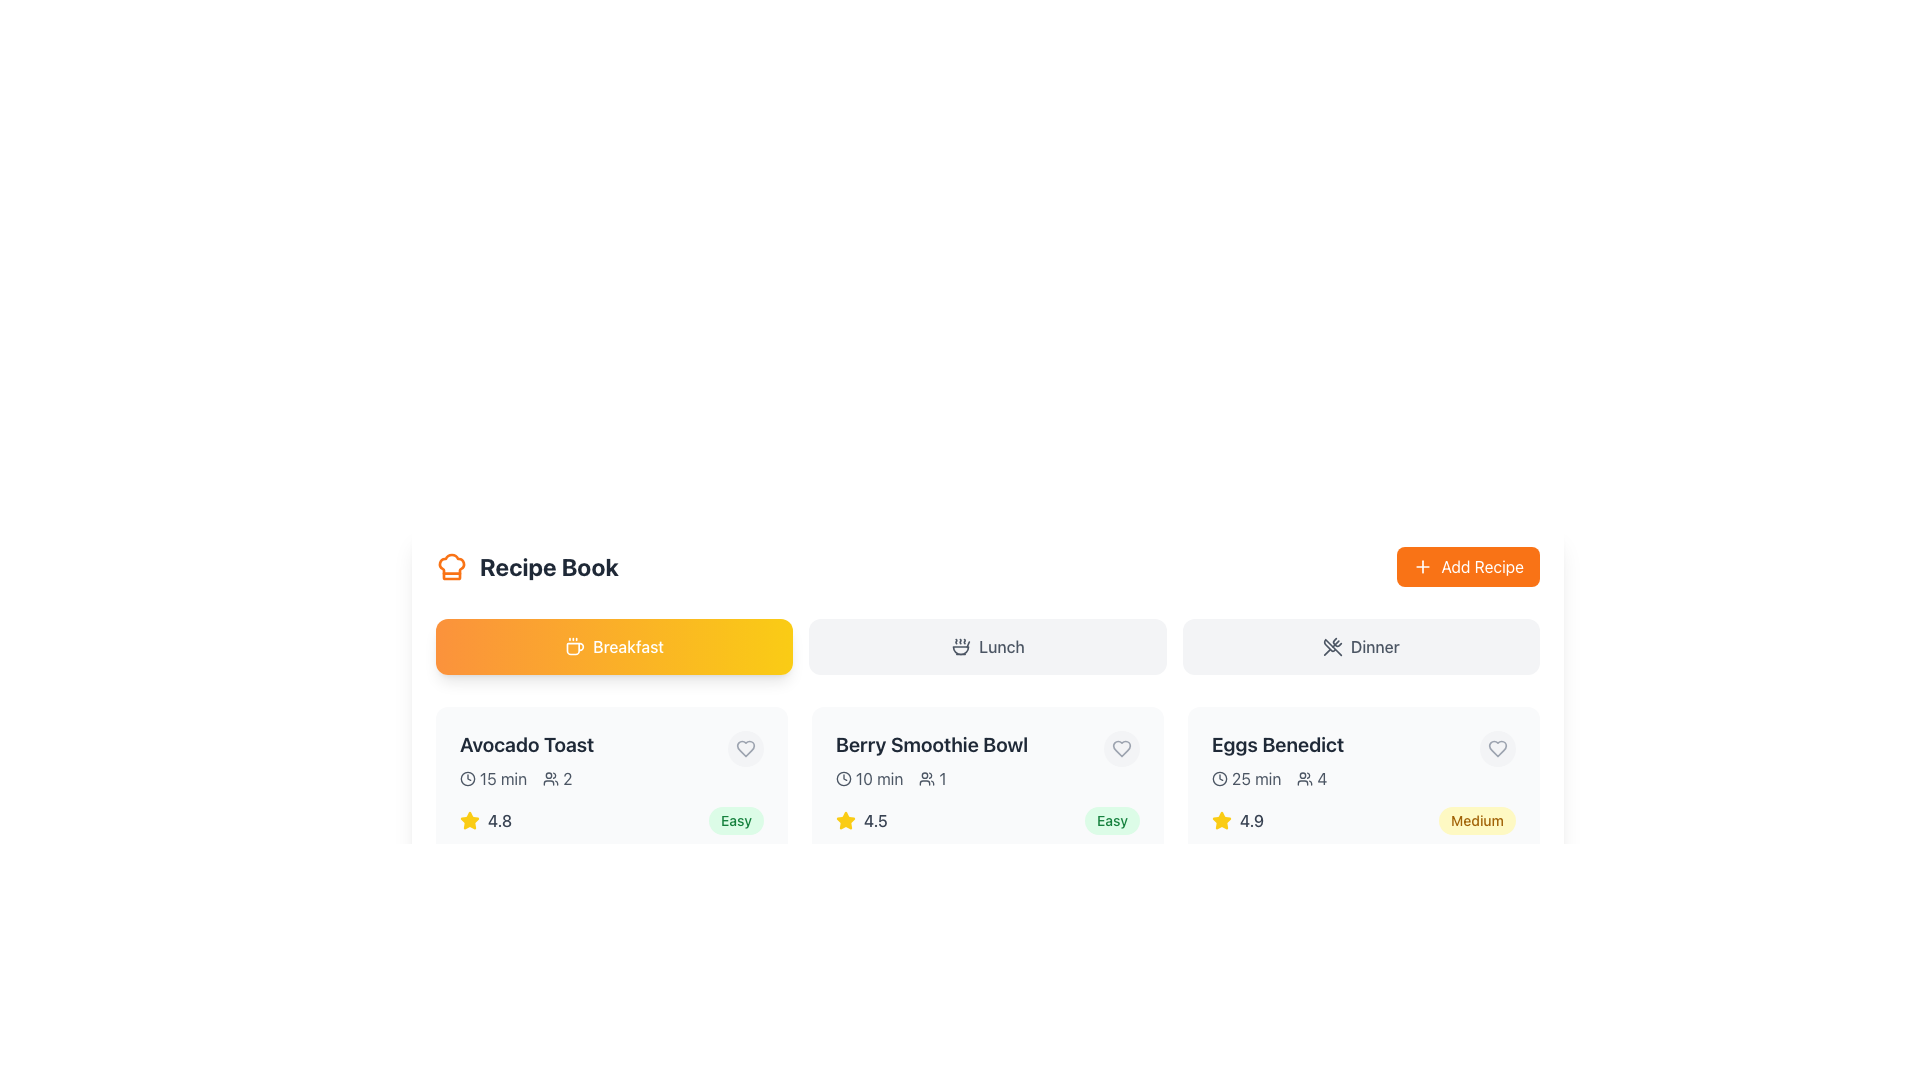 This screenshot has width=1920, height=1080. I want to click on the Card Component representing the 'Berry Smoothie Bowl', which is the second item in a grid layout, located in the center column between 'Avocado Toast' and 'Eggs Benedict', so click(988, 814).